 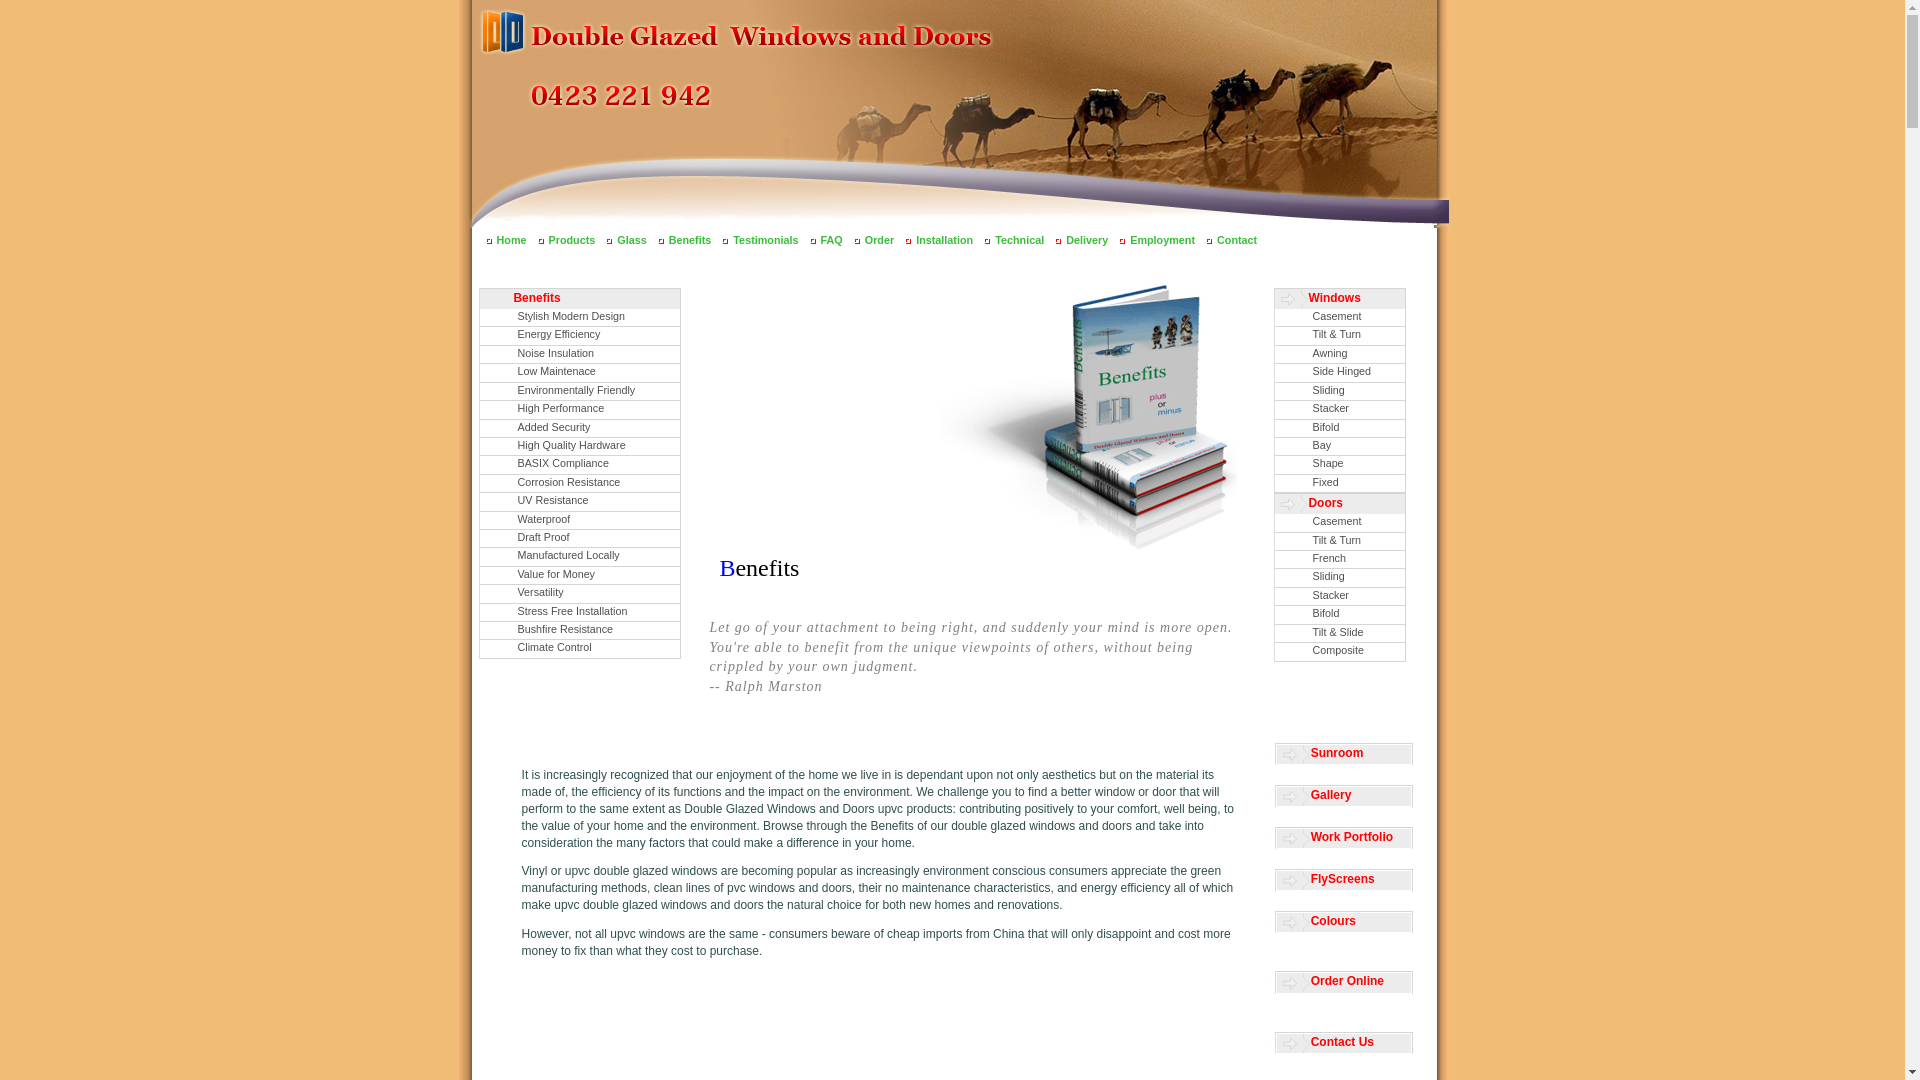 I want to click on 'Benefits', so click(x=579, y=299).